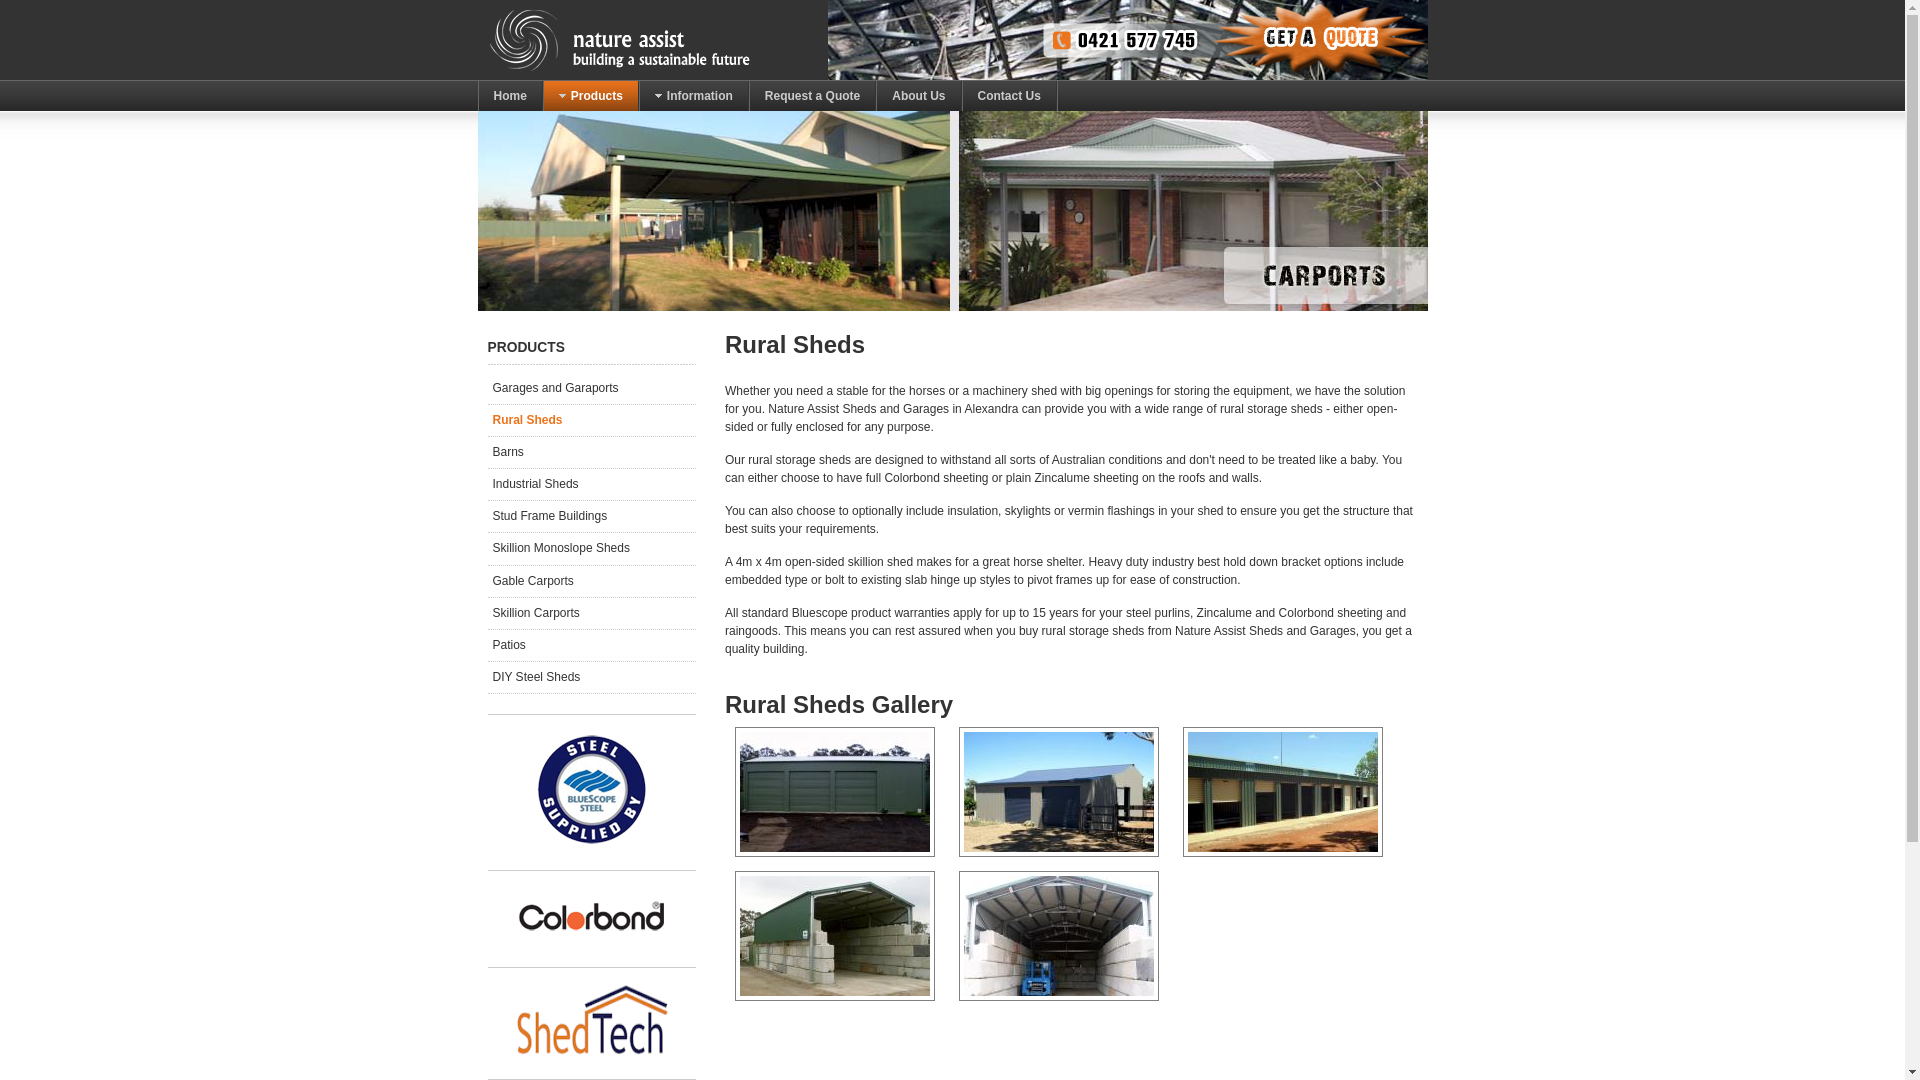 This screenshot has height=1080, width=1920. What do you see at coordinates (590, 645) in the screenshot?
I see `'Patios'` at bounding box center [590, 645].